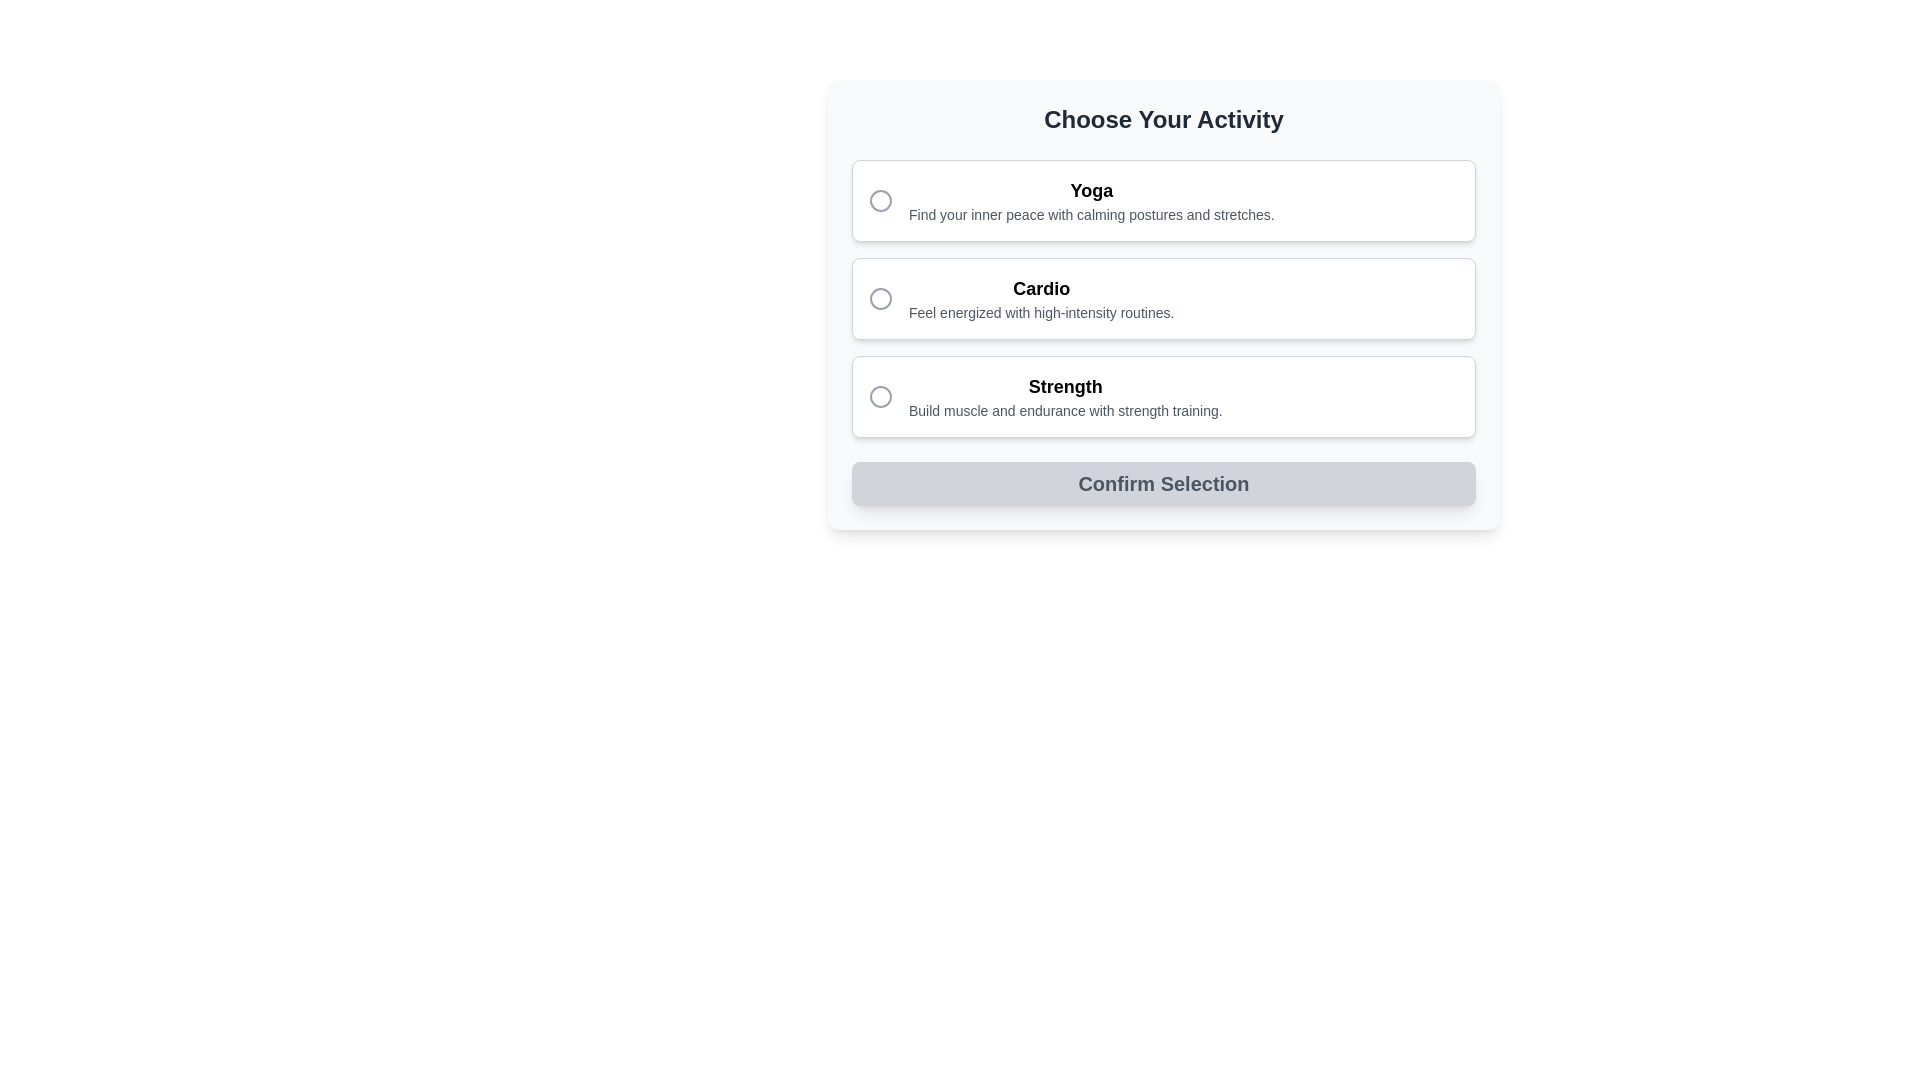  Describe the element at coordinates (1040, 289) in the screenshot. I see `the 'Cardio' text label, which is styled in bold and larger font, positioned as the header in the second selection option of a vertical list of activities` at that location.